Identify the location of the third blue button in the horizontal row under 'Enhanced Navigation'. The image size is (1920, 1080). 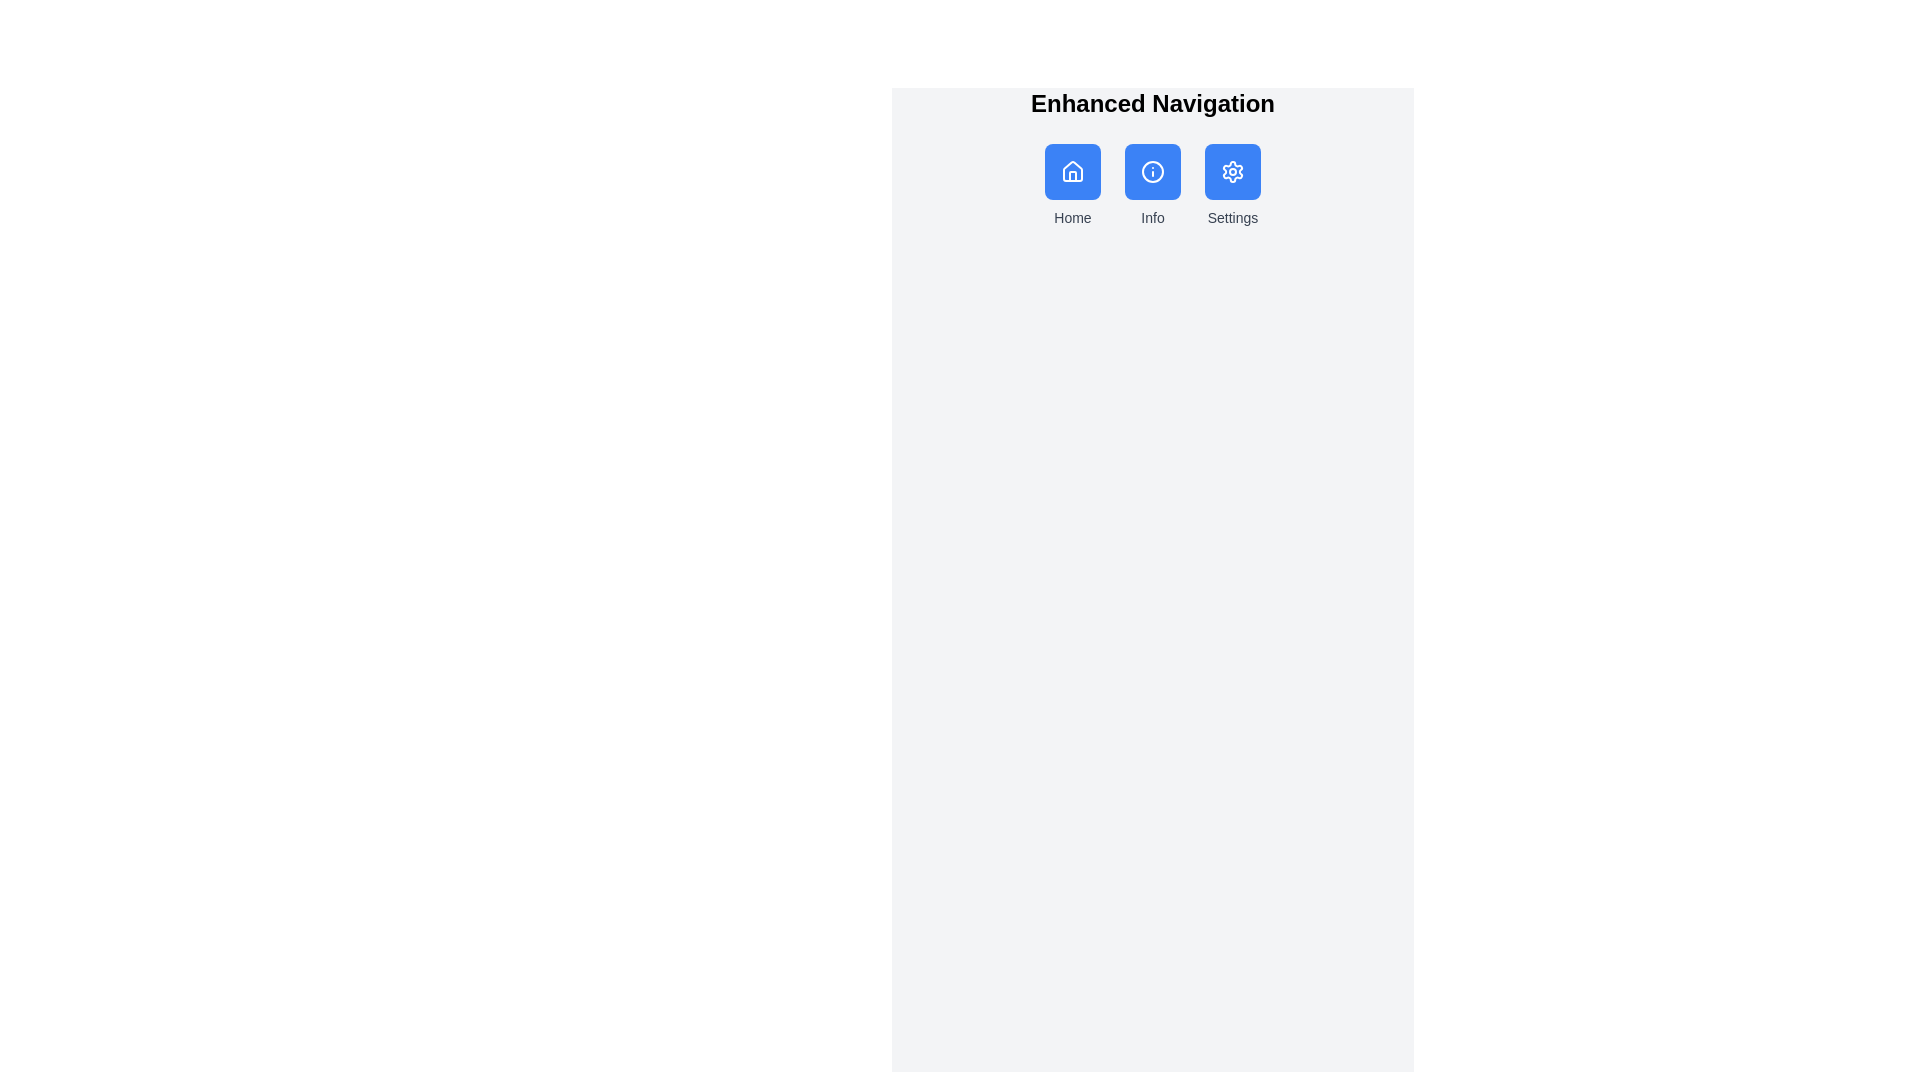
(1232, 185).